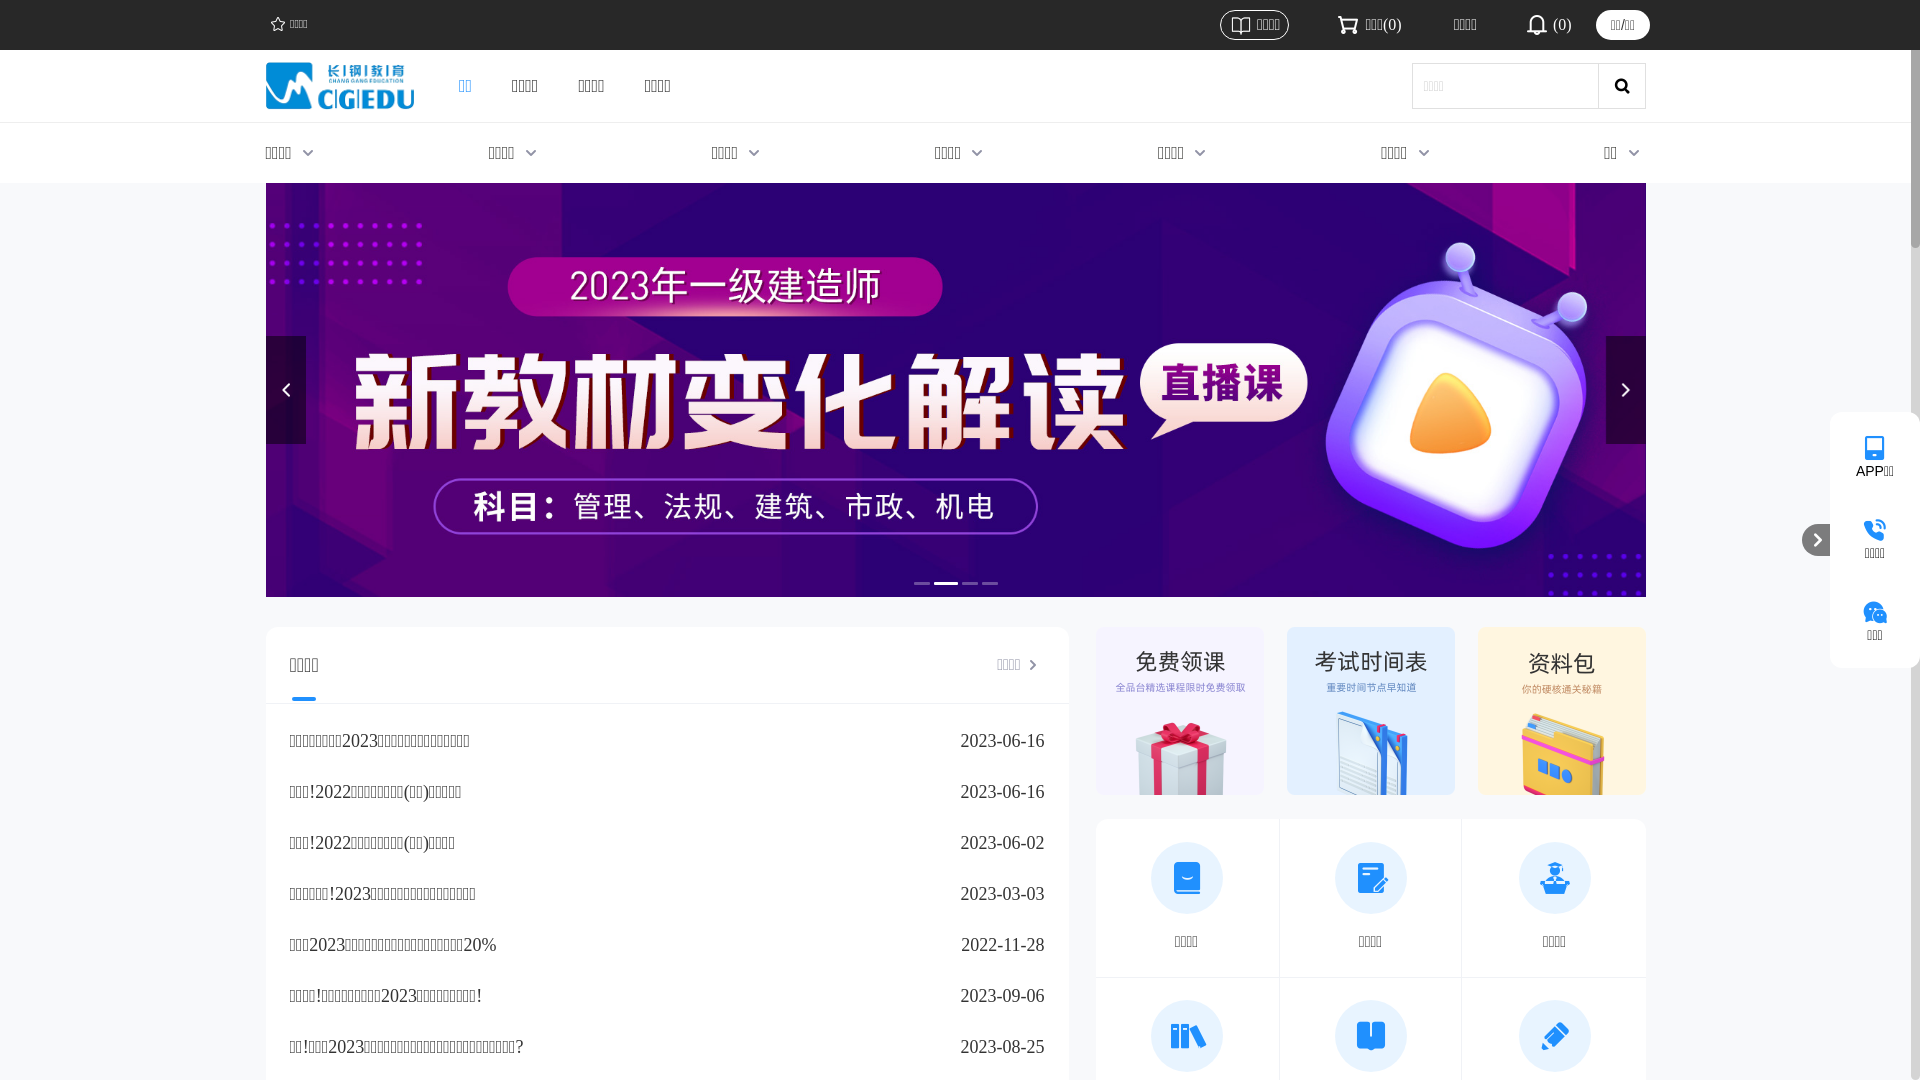 This screenshot has height=1080, width=1920. I want to click on '4', so click(988, 583).